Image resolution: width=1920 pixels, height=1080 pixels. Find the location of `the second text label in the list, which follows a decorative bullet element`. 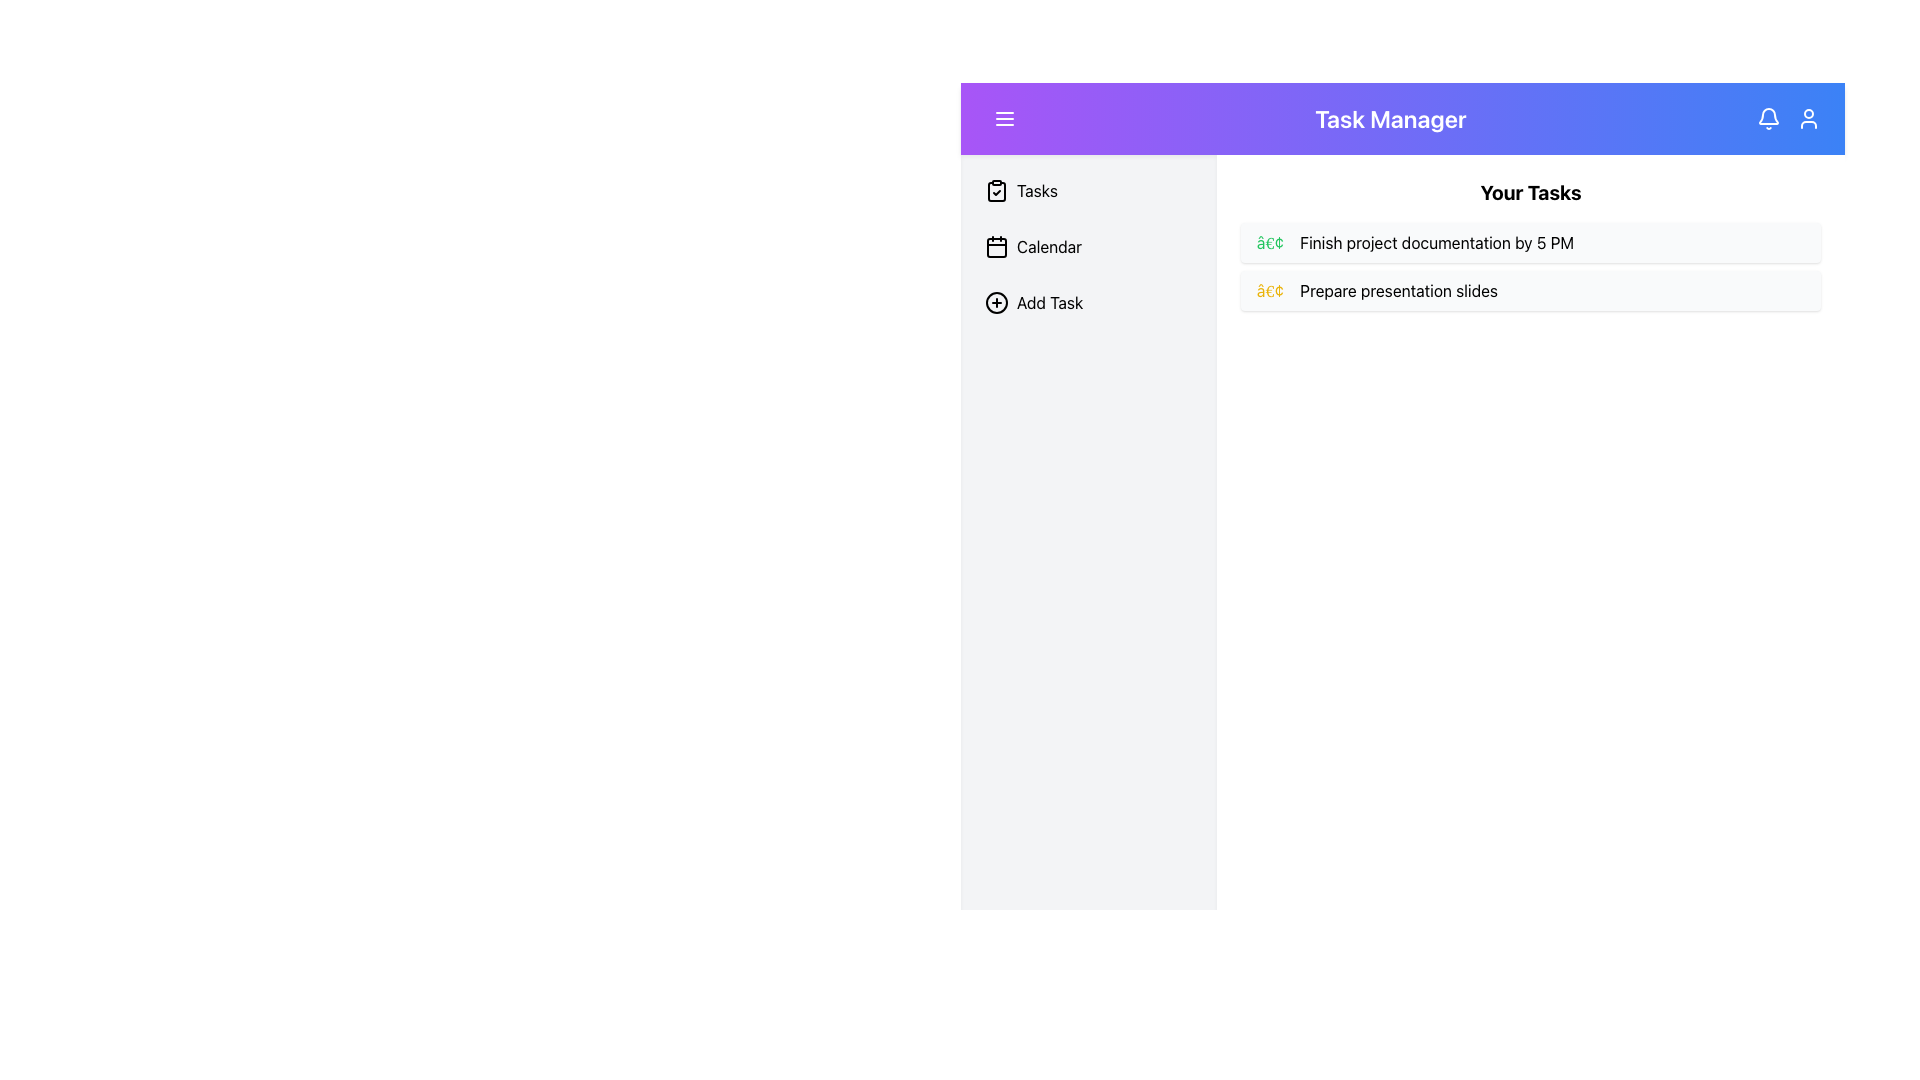

the second text label in the list, which follows a decorative bullet element is located at coordinates (1398, 290).